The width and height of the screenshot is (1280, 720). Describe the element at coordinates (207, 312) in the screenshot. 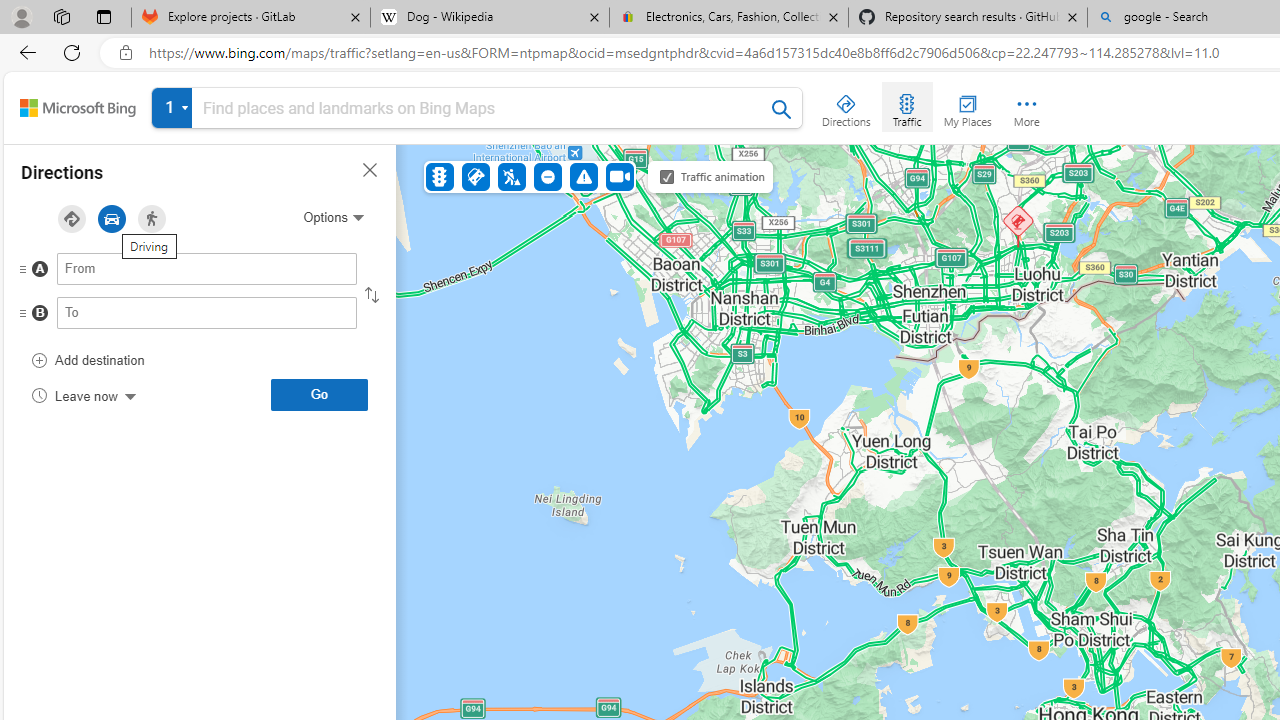

I see `'To'` at that location.